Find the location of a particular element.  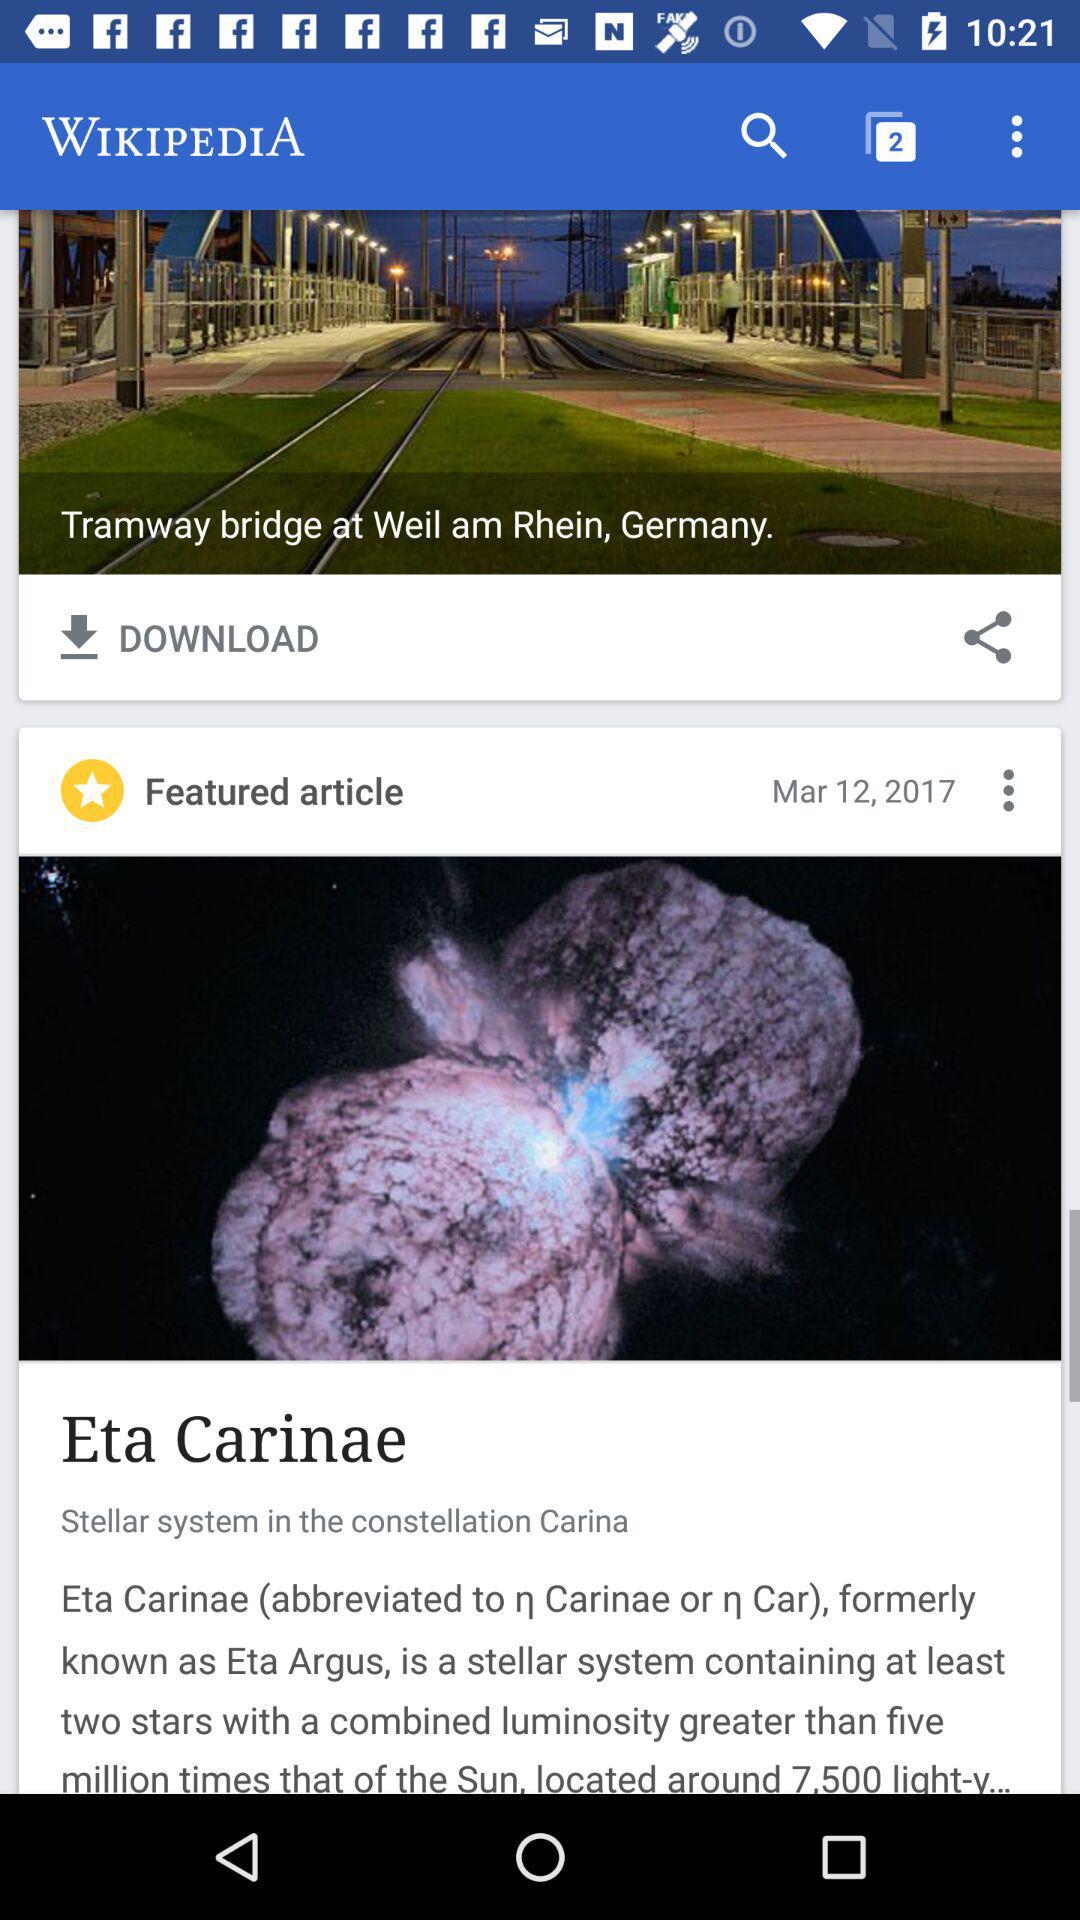

the item next to download is located at coordinates (986, 636).